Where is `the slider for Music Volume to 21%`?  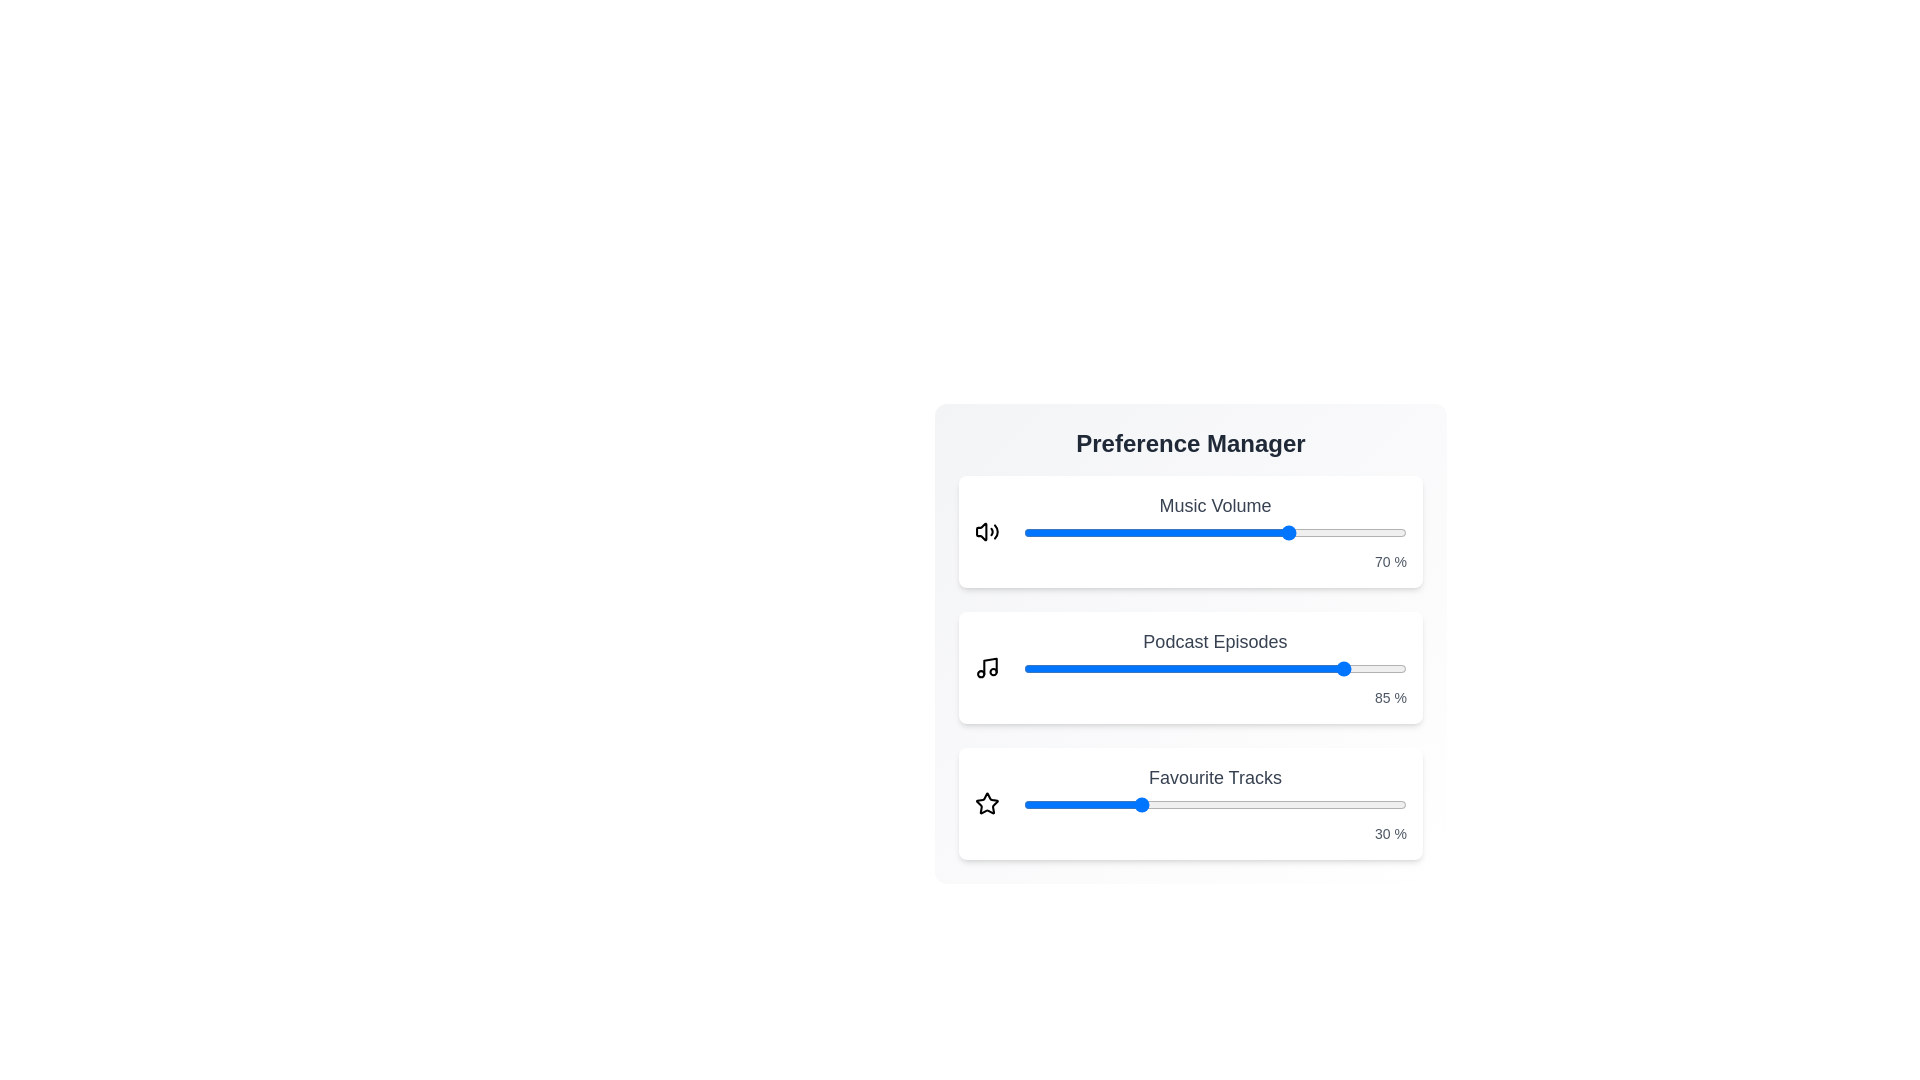 the slider for Music Volume to 21% is located at coordinates (1103, 531).